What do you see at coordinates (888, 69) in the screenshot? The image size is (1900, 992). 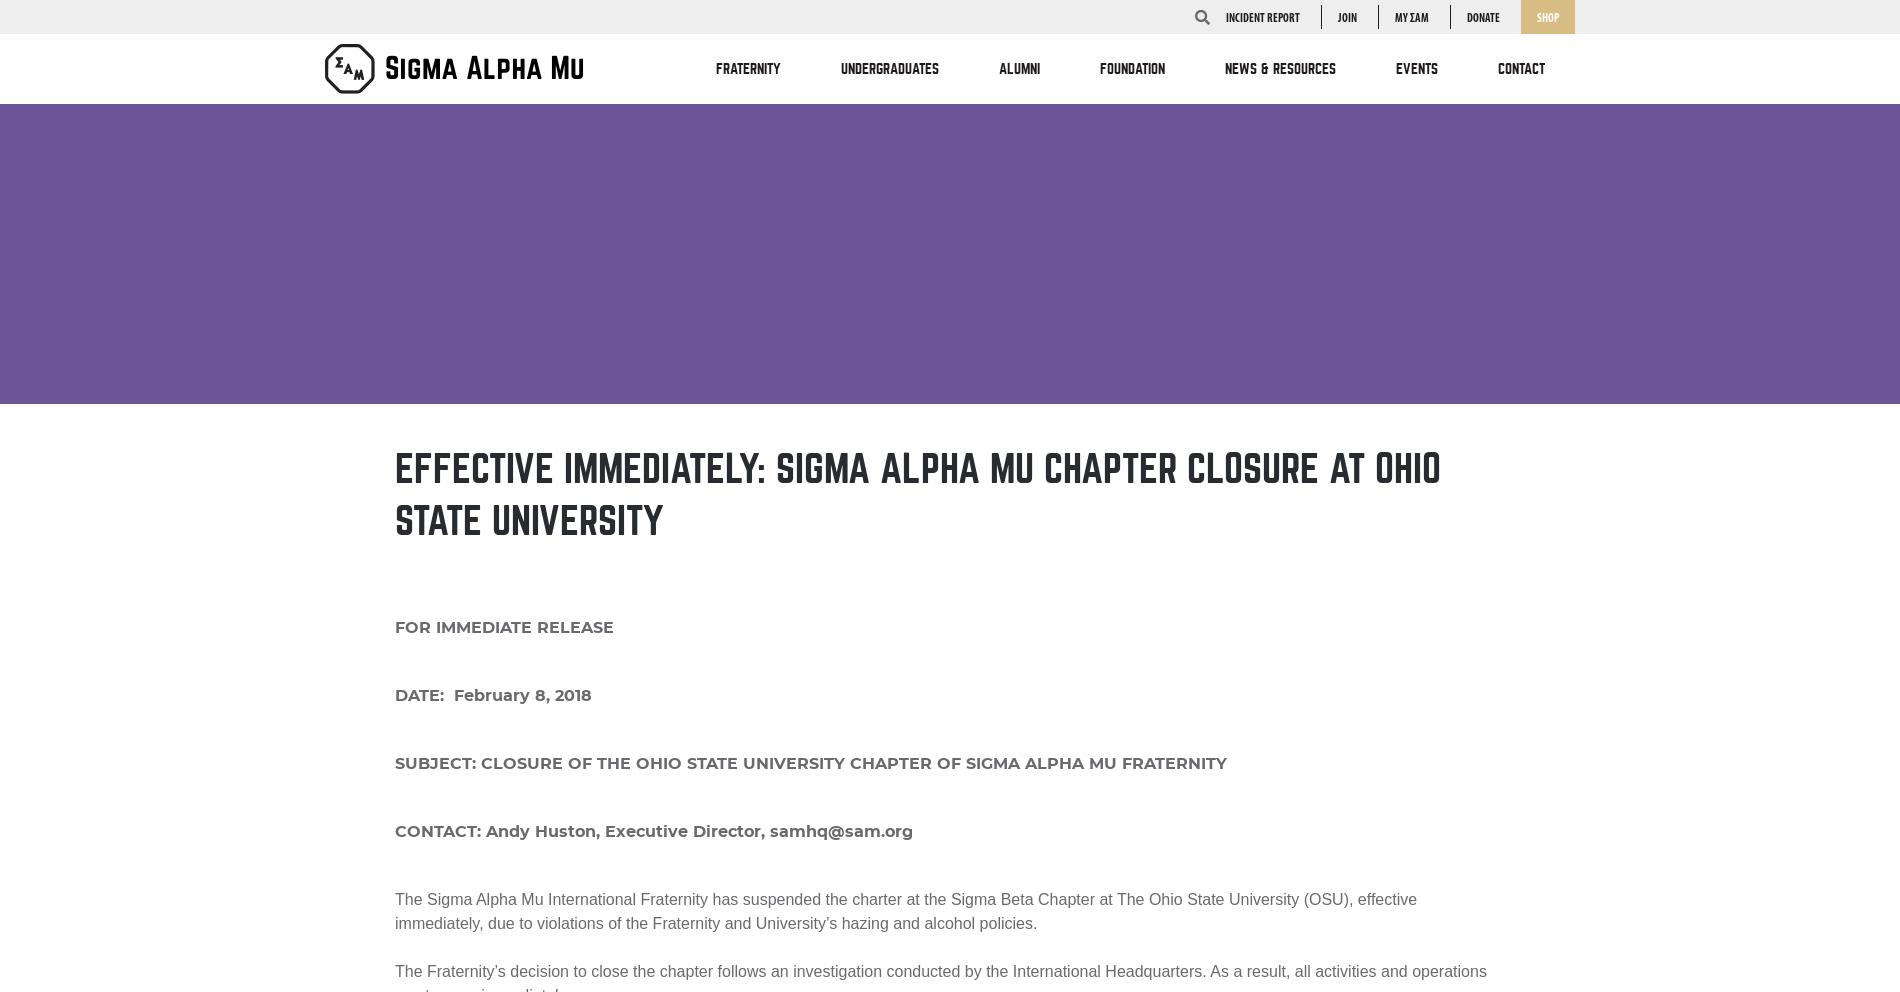 I see `'Undergraduates'` at bounding box center [888, 69].